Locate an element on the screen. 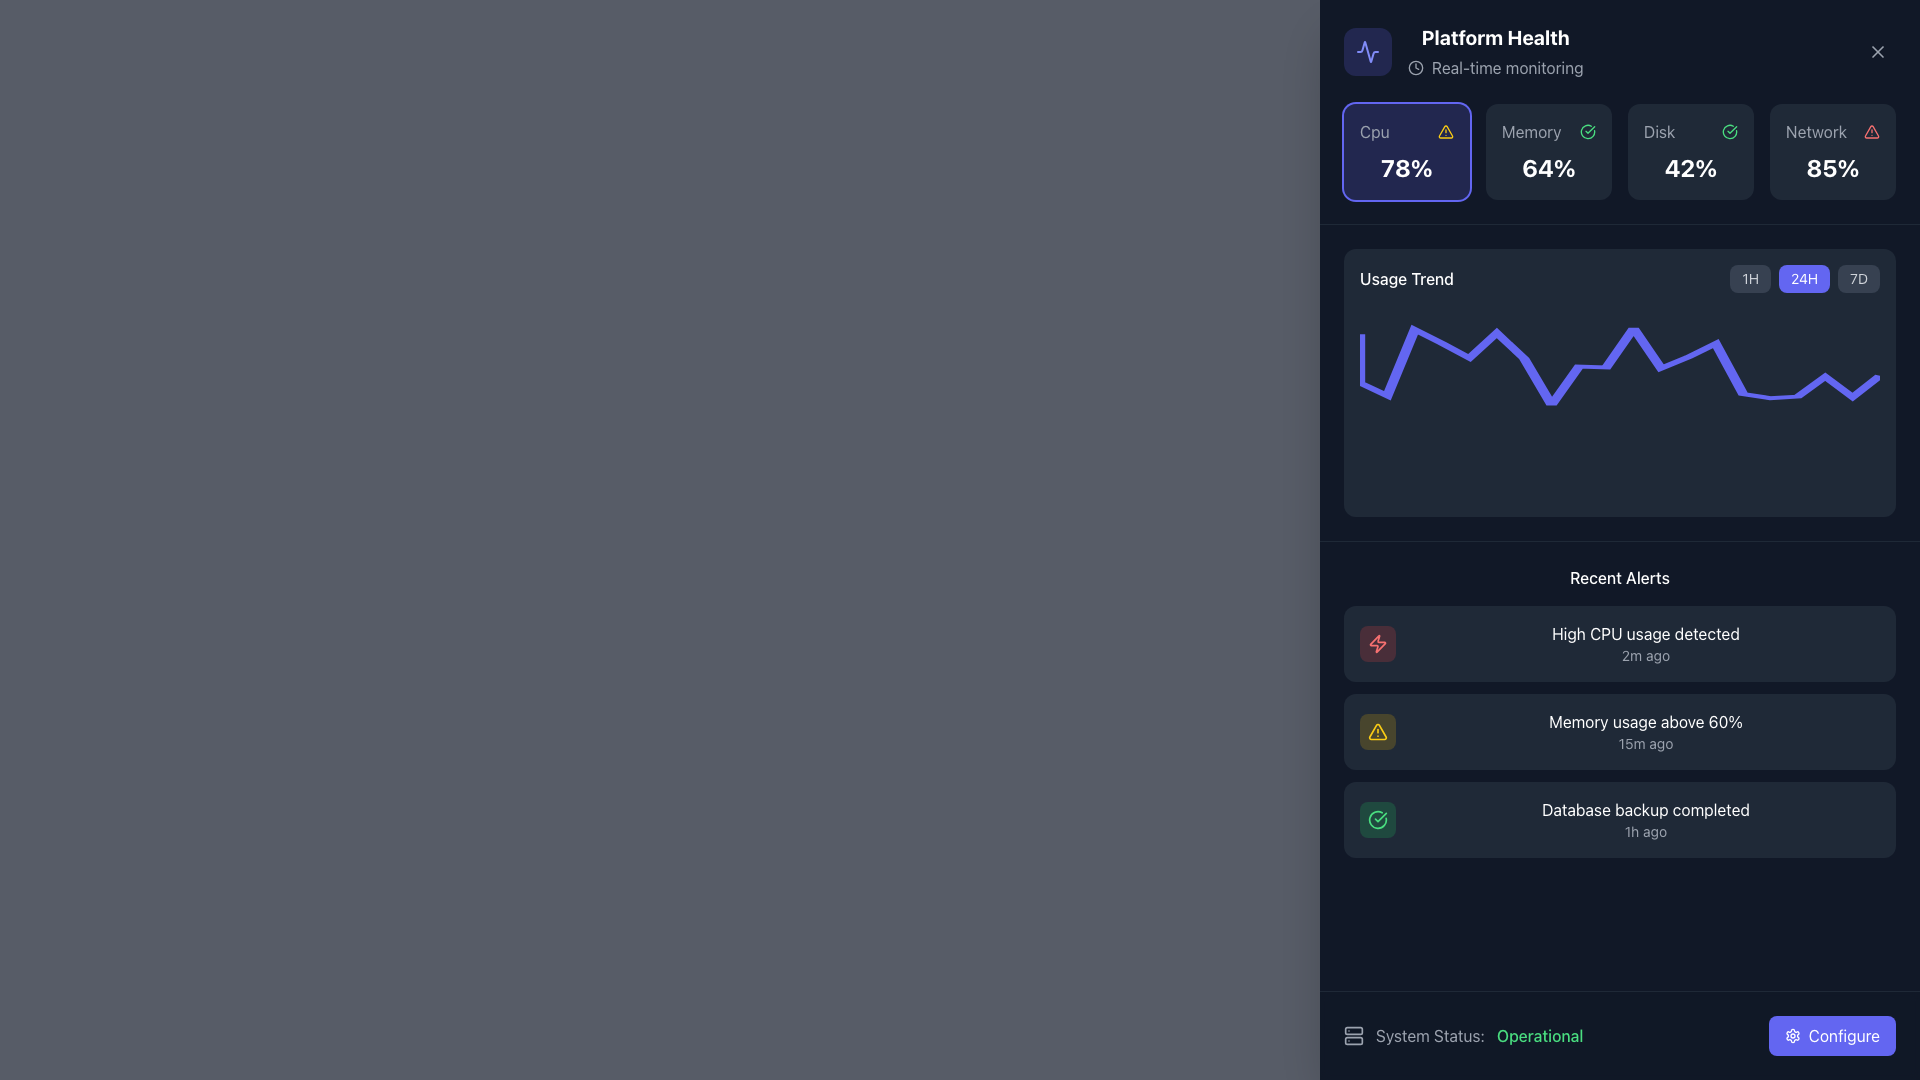 This screenshot has height=1080, width=1920. the text block displaying 'High CPU usage detected' in white font, located in the 'Recent Alerts' section, directly to the right of the red lightning bolt icon is located at coordinates (1646, 633).